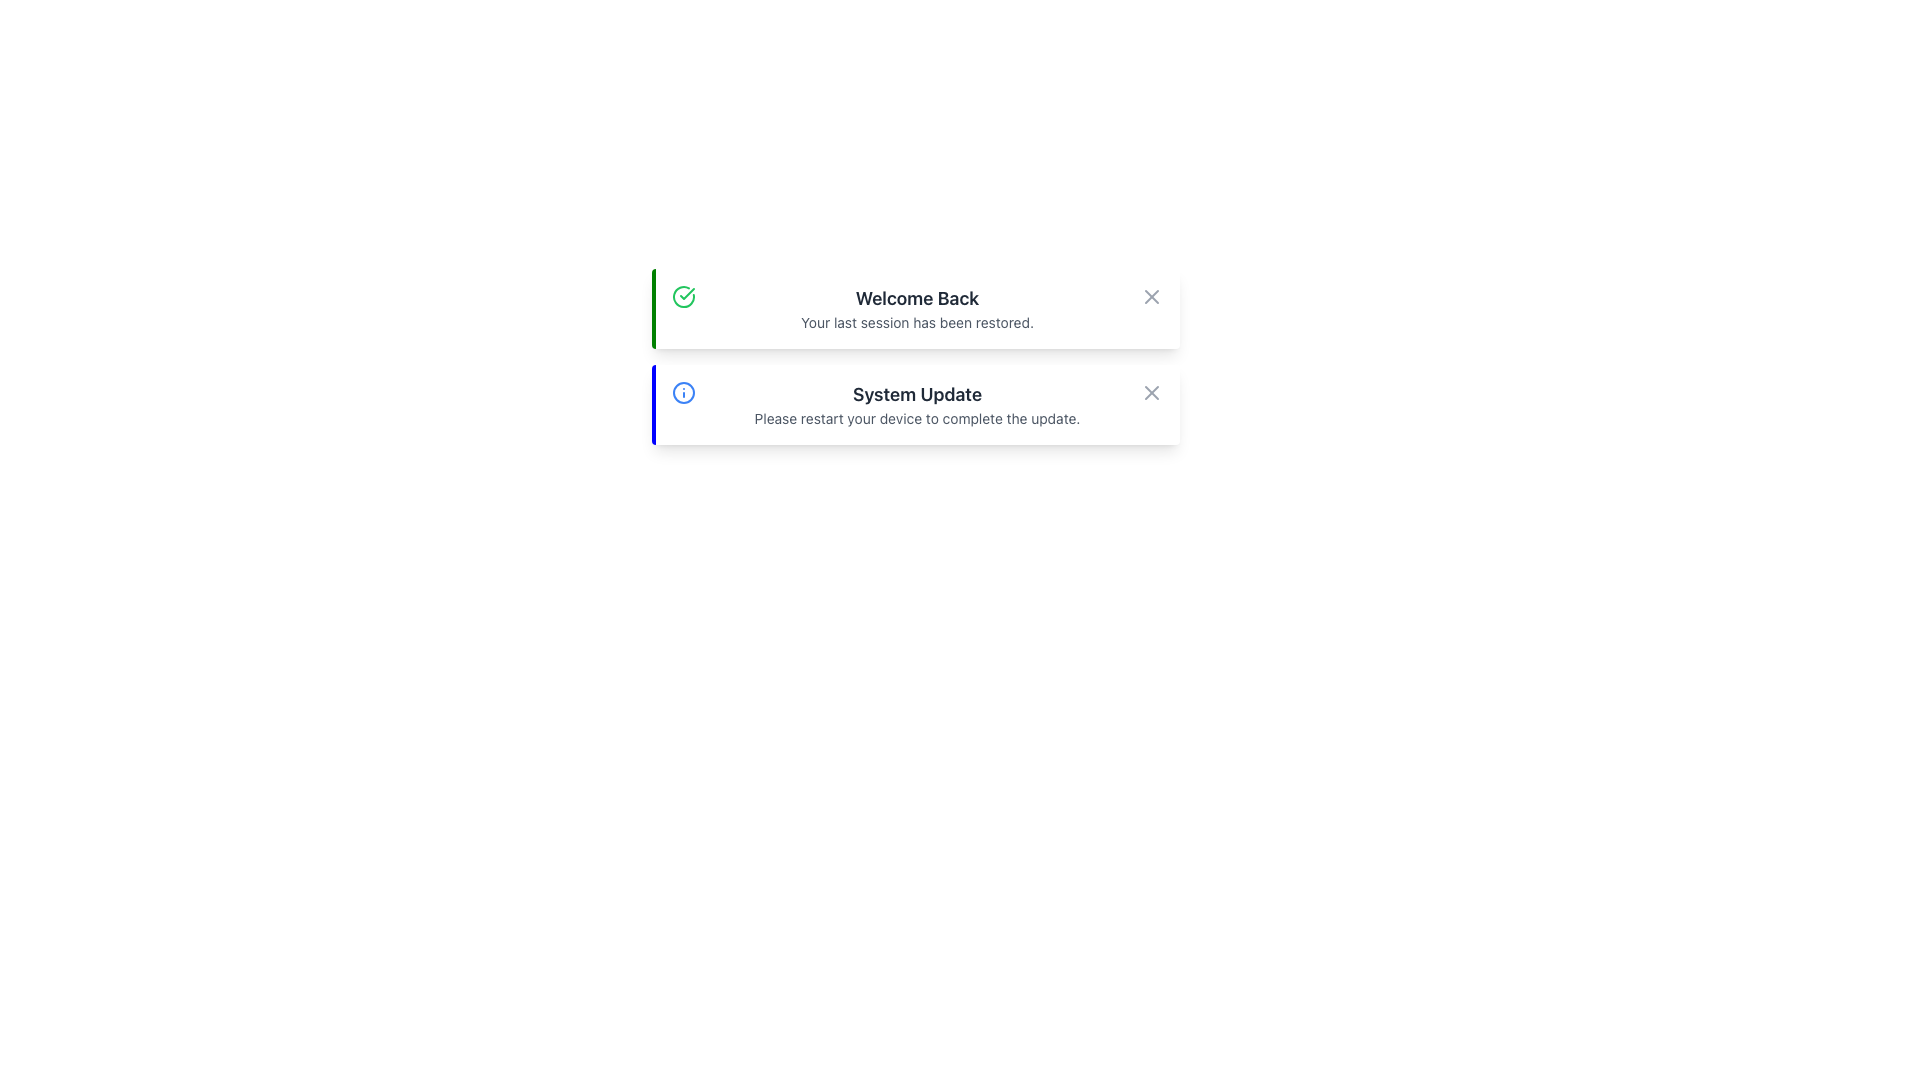 The image size is (1920, 1080). What do you see at coordinates (916, 299) in the screenshot?
I see `the 'Welcome Back' text displayed in bold, larger font near the top-center of the interface` at bounding box center [916, 299].